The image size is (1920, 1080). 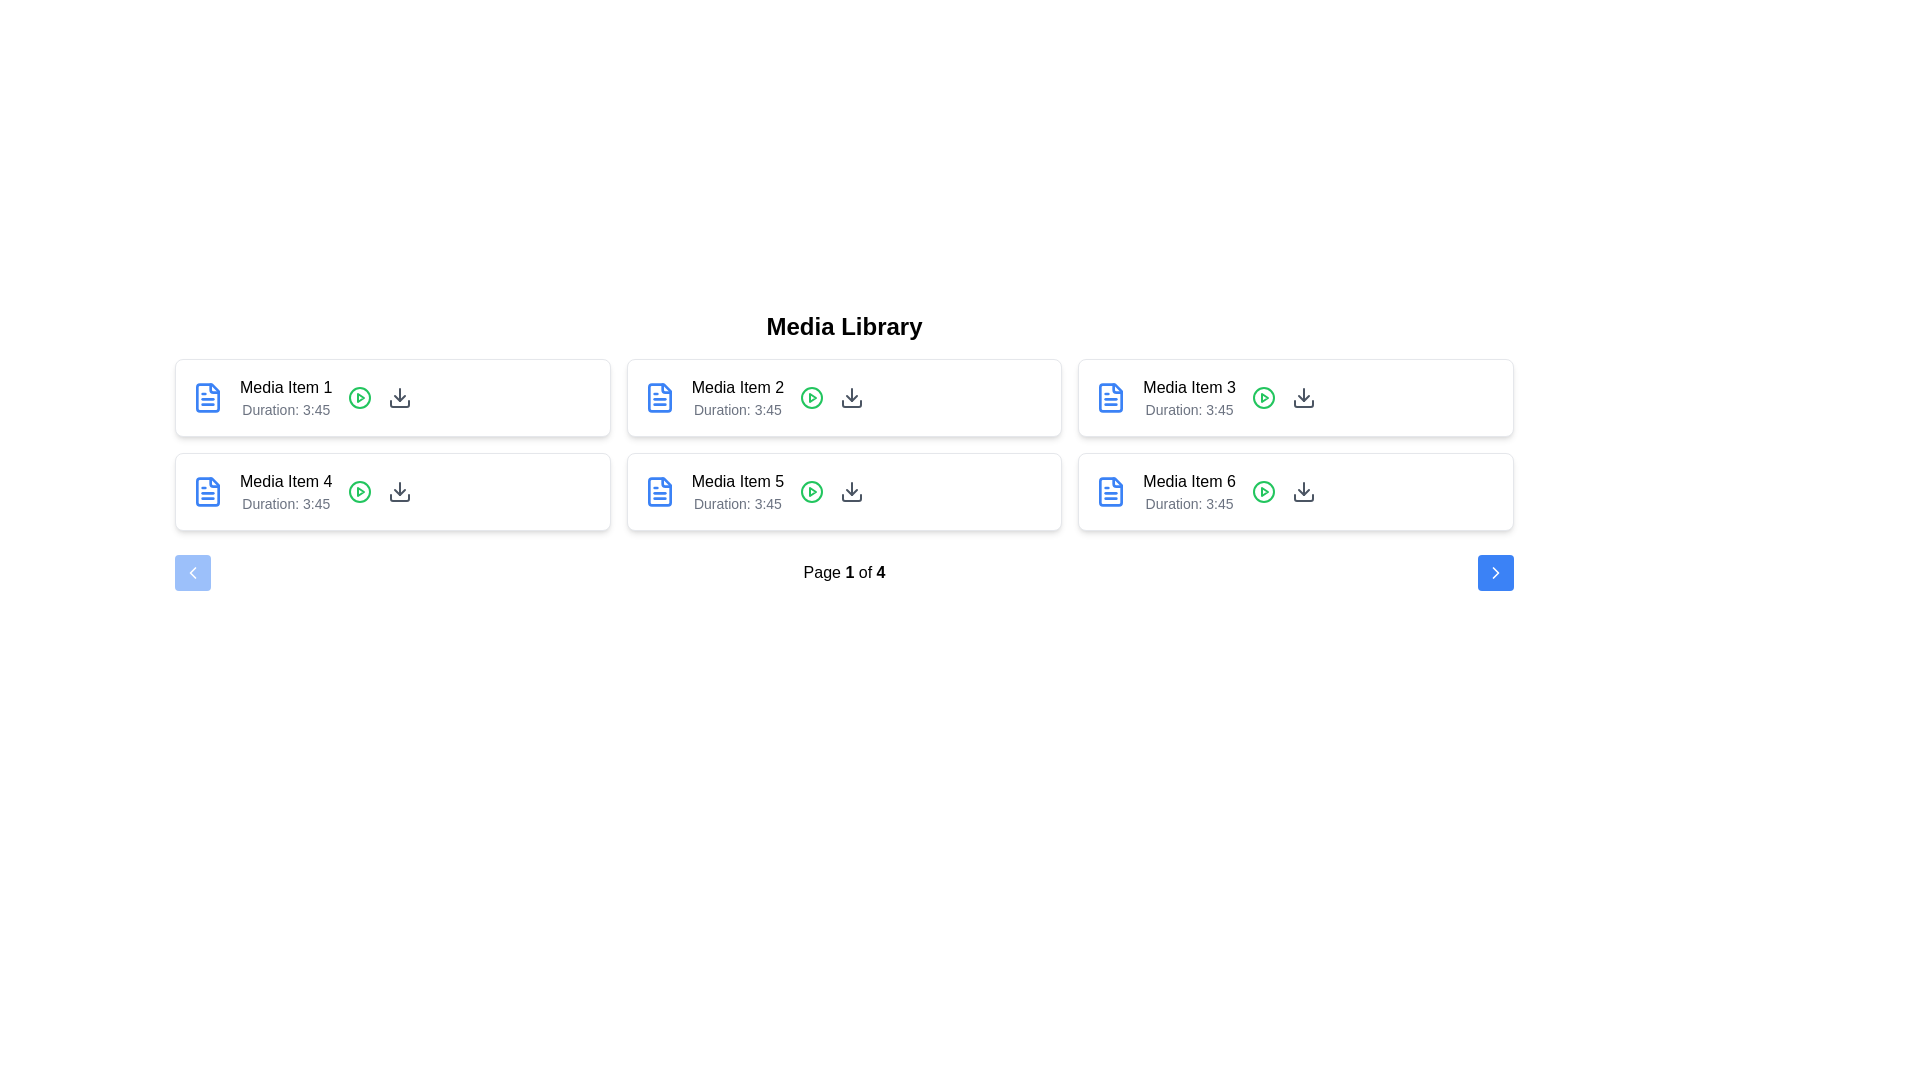 I want to click on decorative circle component of the SVG play button icon located in the top-left quadrant of the interface, adjacent to 'Media Item 1', so click(x=360, y=397).